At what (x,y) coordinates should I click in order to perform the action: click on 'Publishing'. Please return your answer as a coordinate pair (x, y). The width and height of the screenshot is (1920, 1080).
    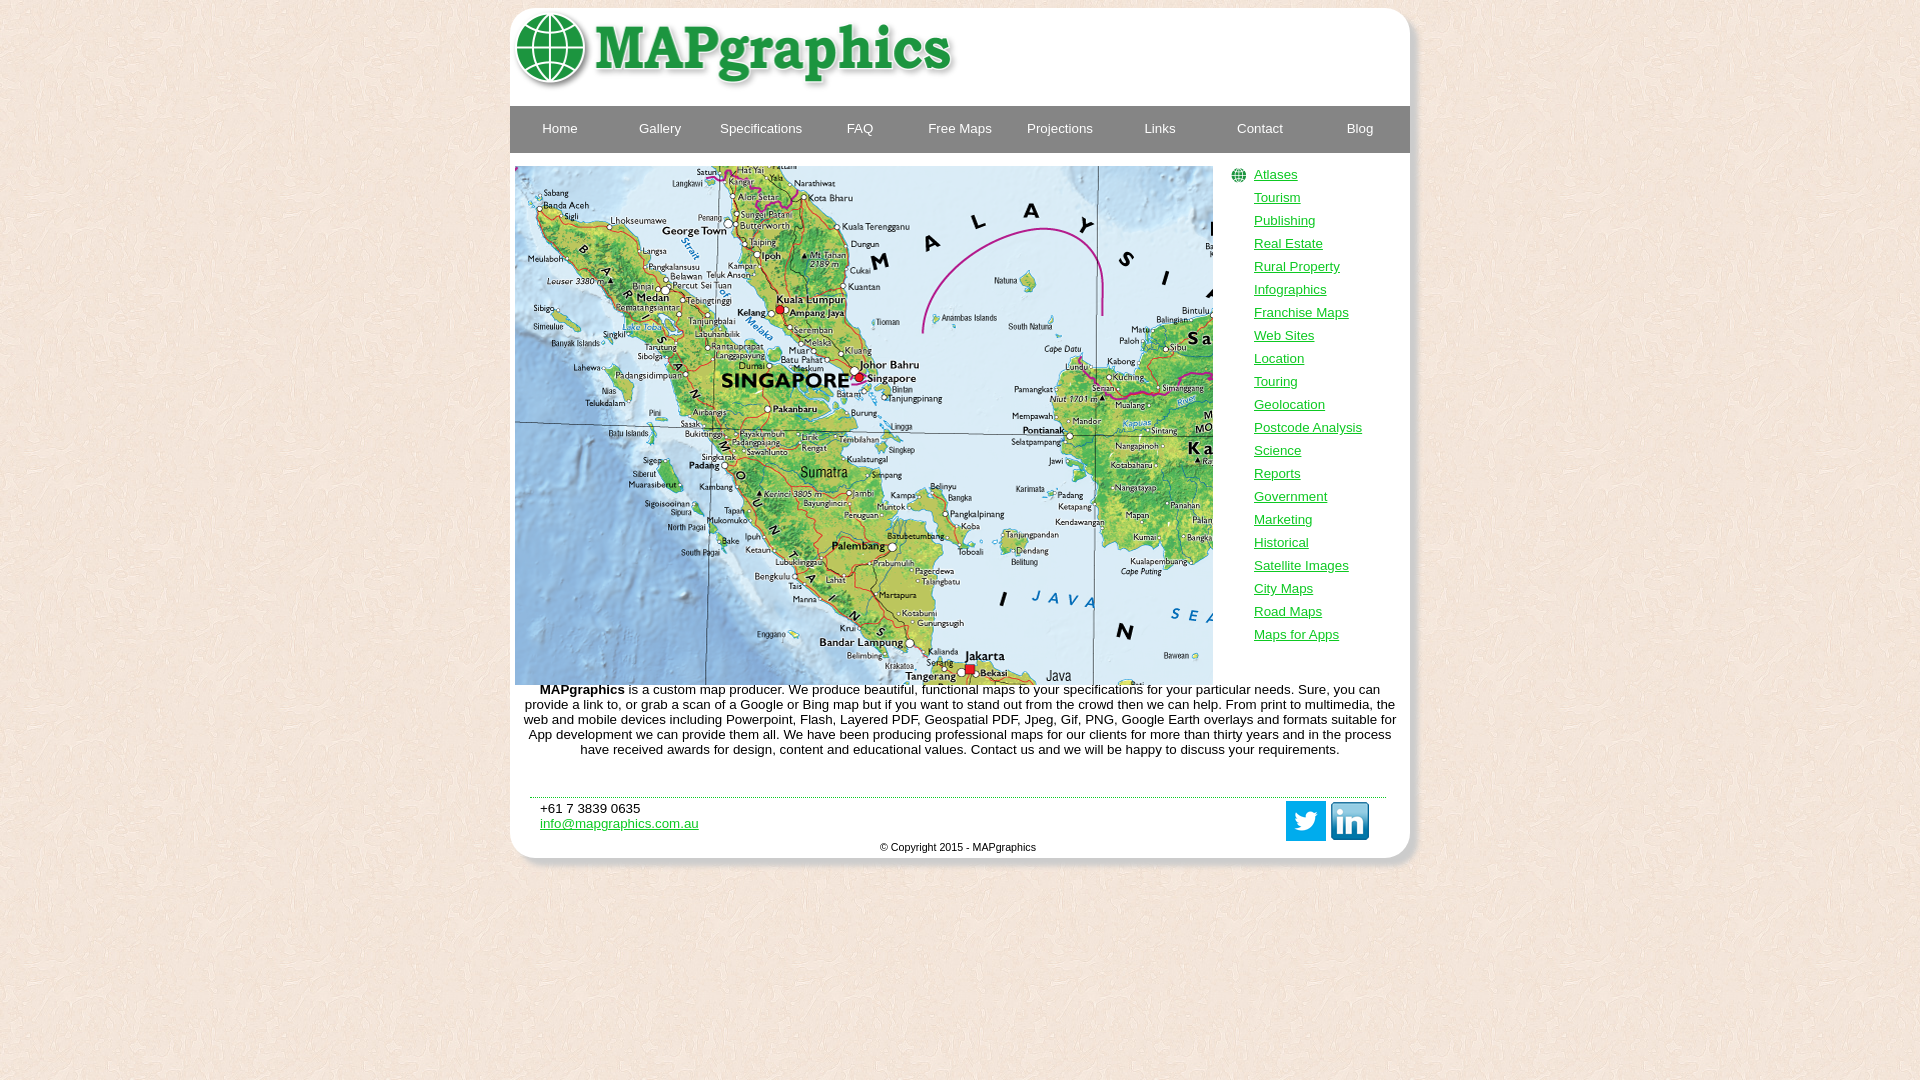
    Looking at the image, I should click on (1285, 220).